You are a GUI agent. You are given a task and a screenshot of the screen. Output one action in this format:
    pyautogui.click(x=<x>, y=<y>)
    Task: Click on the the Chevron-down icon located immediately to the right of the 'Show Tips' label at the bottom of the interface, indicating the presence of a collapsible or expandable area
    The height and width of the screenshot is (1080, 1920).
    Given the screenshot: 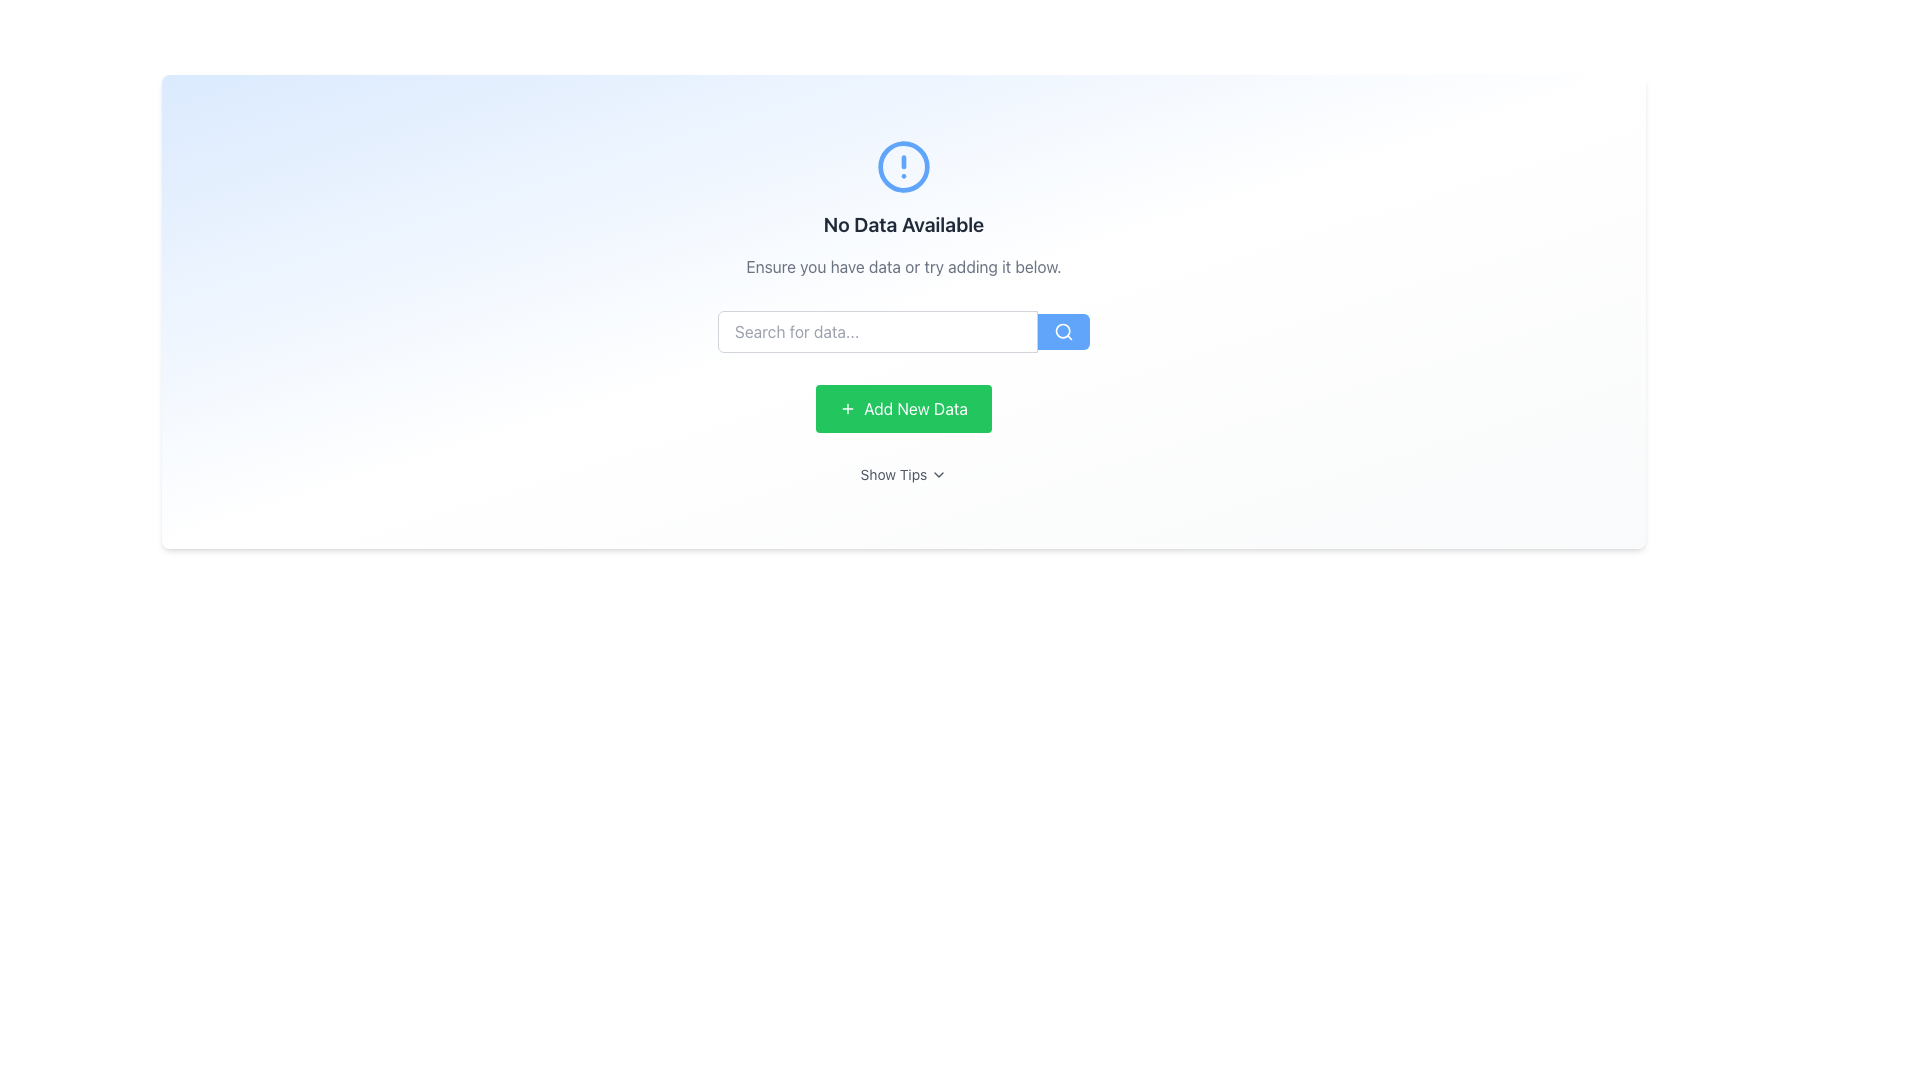 What is the action you would take?
    pyautogui.click(x=938, y=474)
    